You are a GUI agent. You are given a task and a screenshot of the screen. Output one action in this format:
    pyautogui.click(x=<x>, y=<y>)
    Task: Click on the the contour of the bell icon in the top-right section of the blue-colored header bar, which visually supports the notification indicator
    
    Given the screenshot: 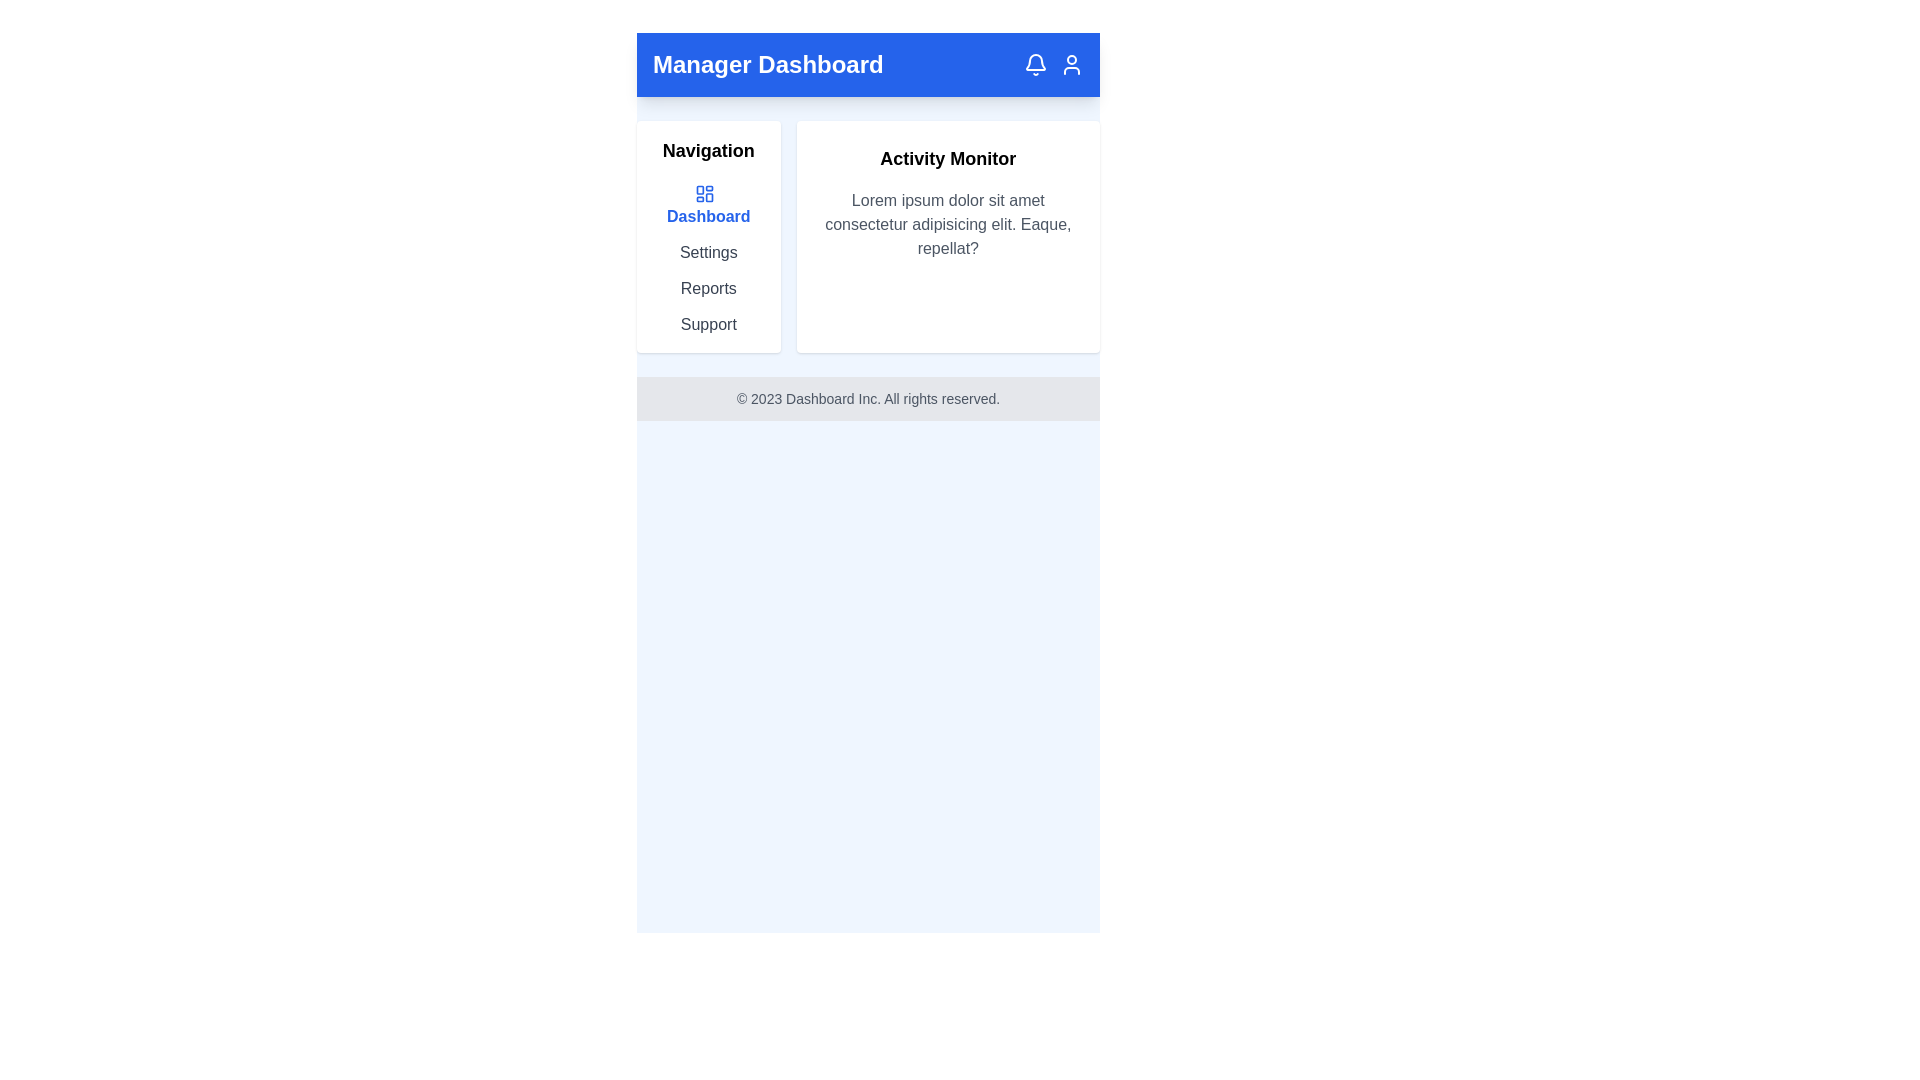 What is the action you would take?
    pyautogui.click(x=1036, y=61)
    